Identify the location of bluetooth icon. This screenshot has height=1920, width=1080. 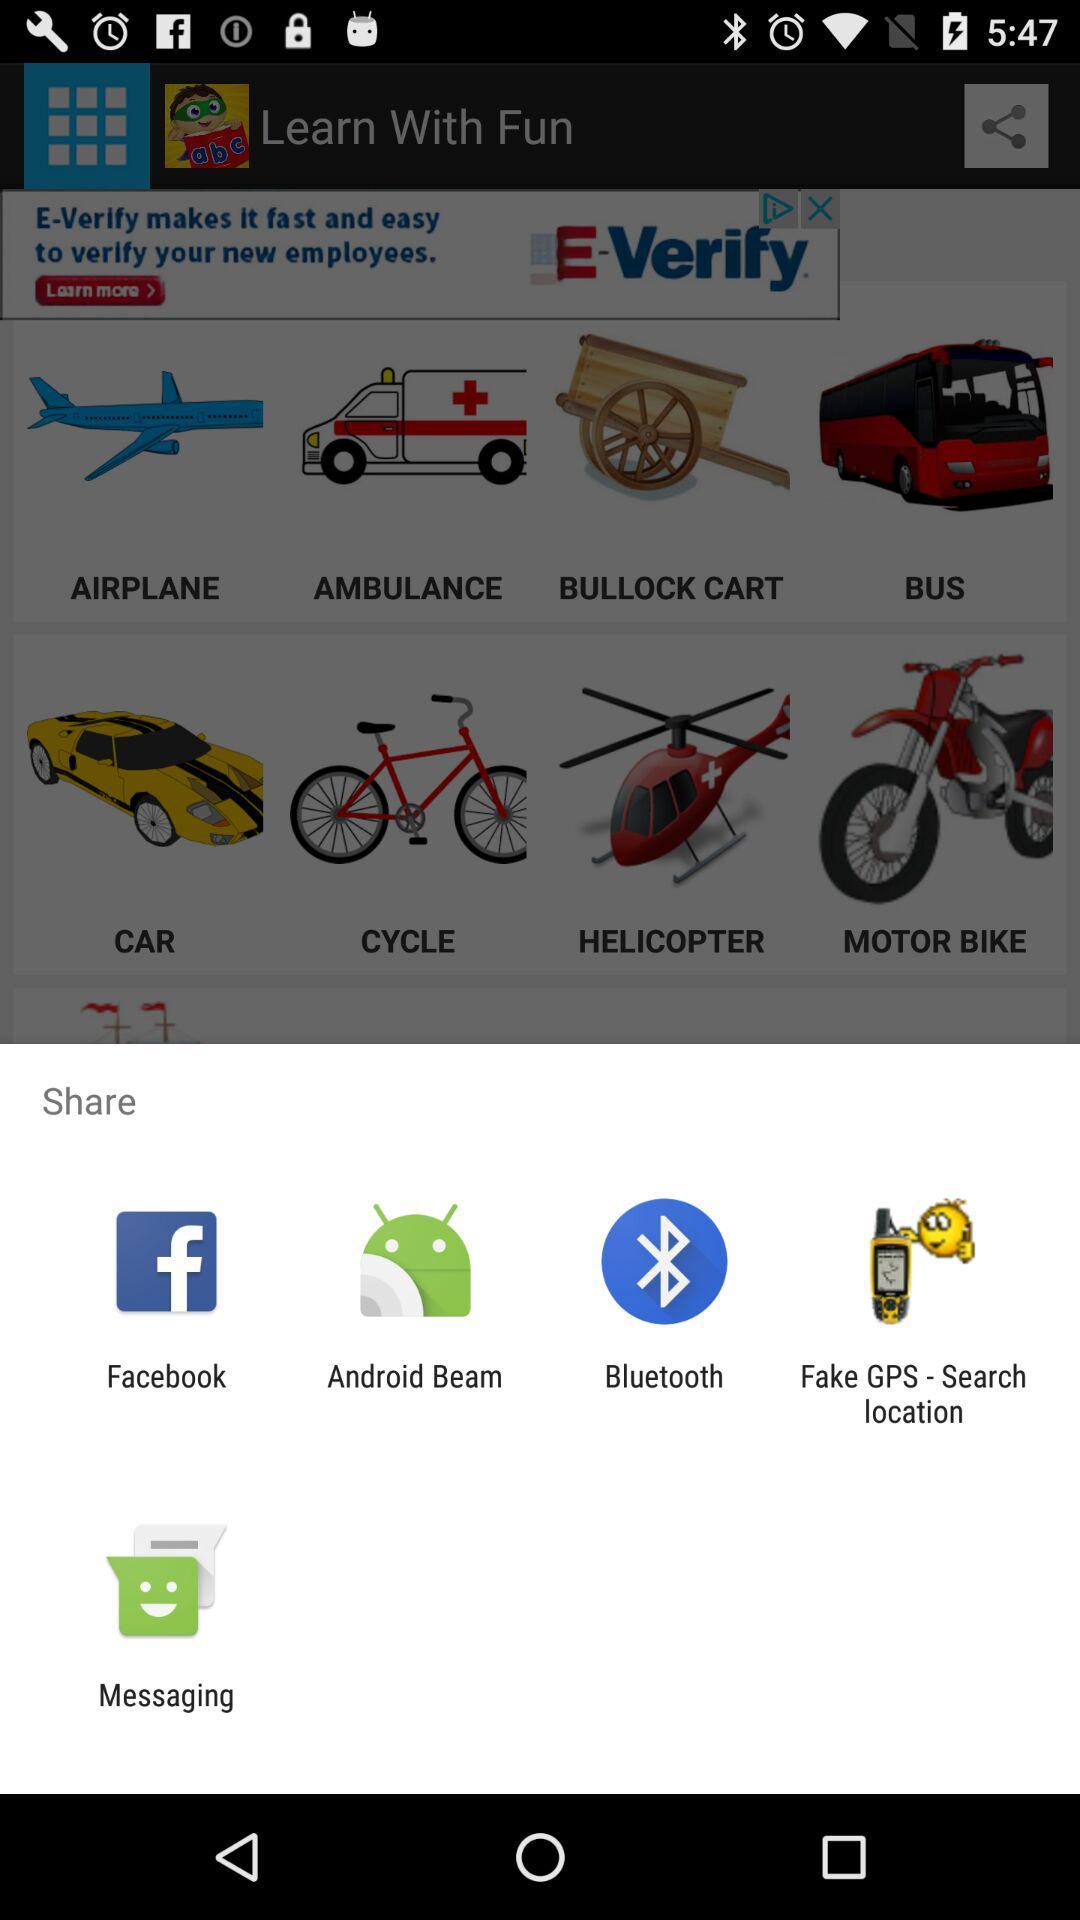
(664, 1392).